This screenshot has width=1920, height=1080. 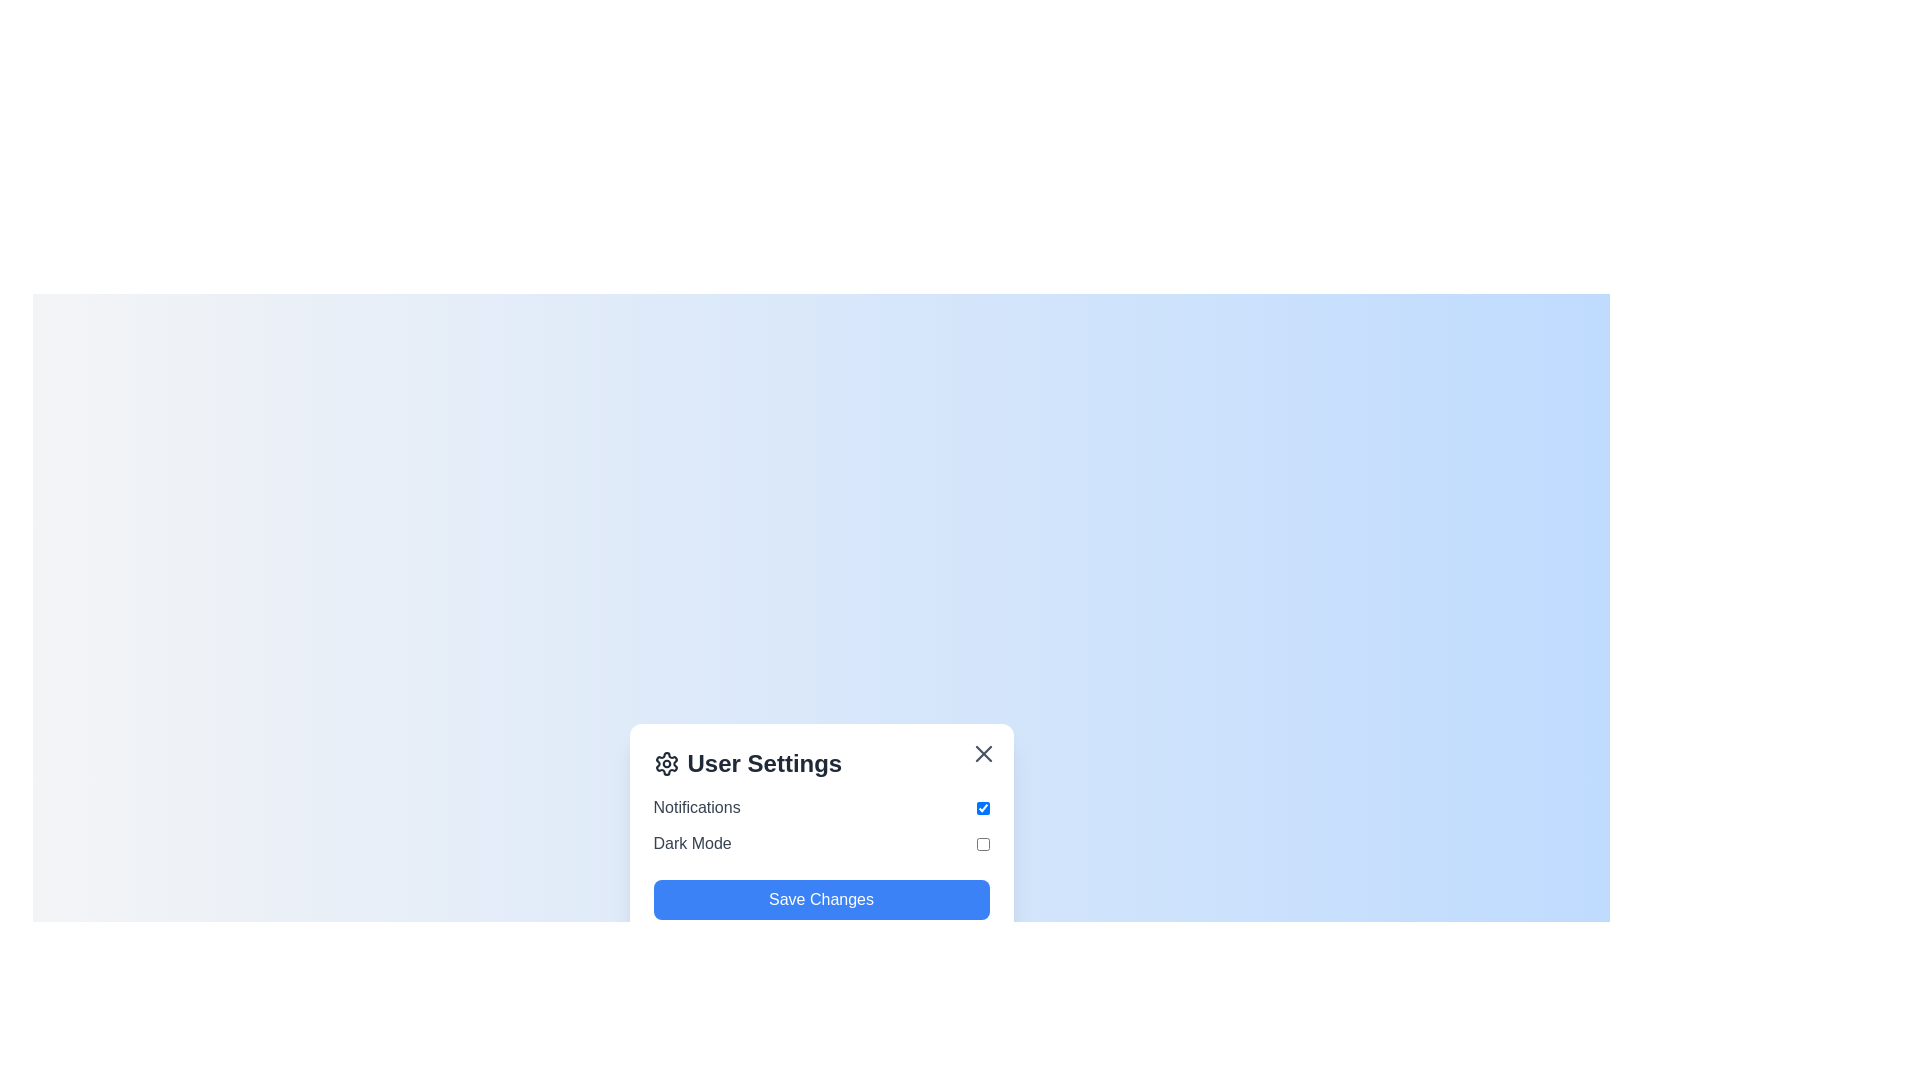 I want to click on the notification preference toggle to change its state, so click(x=983, y=806).